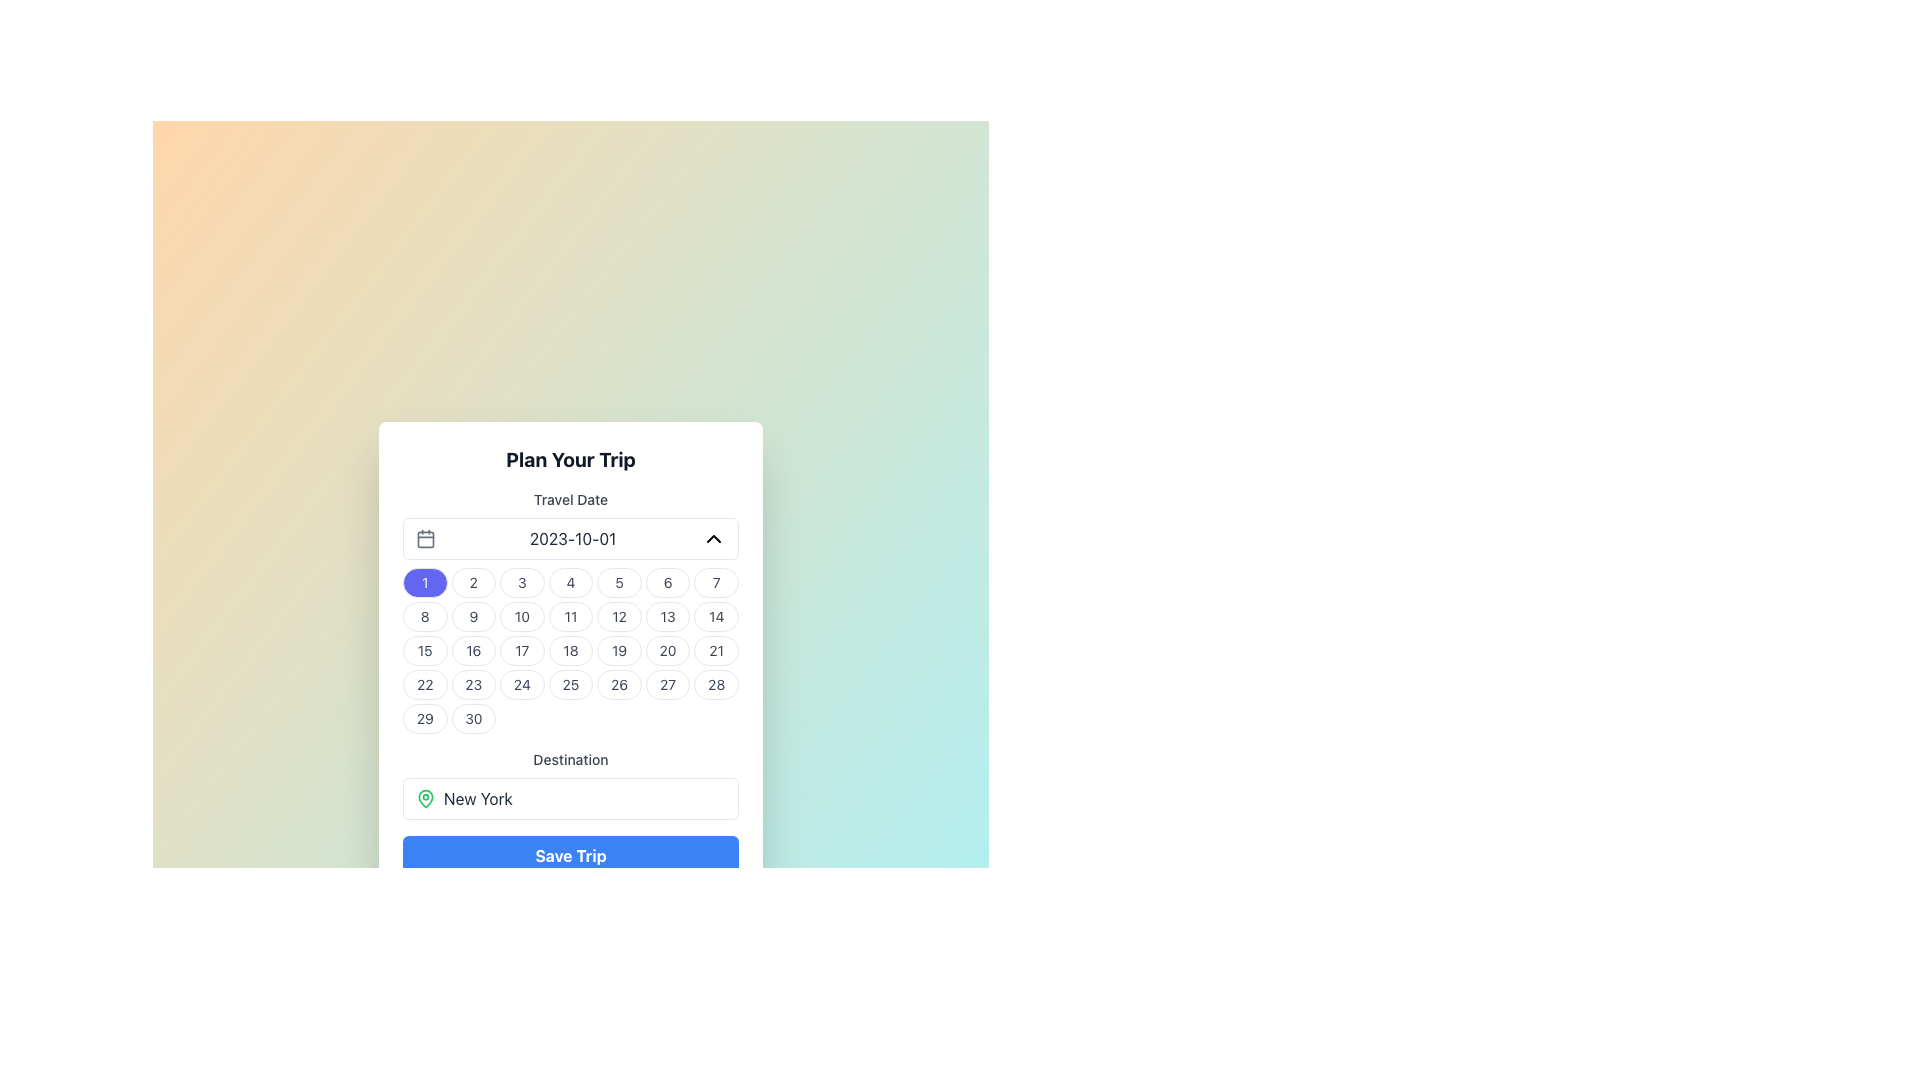 The image size is (1920, 1080). Describe the element at coordinates (425, 538) in the screenshot. I see `details of the calendar icon associated with the 'Travel Date' functionality, located above the 'Travel Date' input field` at that location.